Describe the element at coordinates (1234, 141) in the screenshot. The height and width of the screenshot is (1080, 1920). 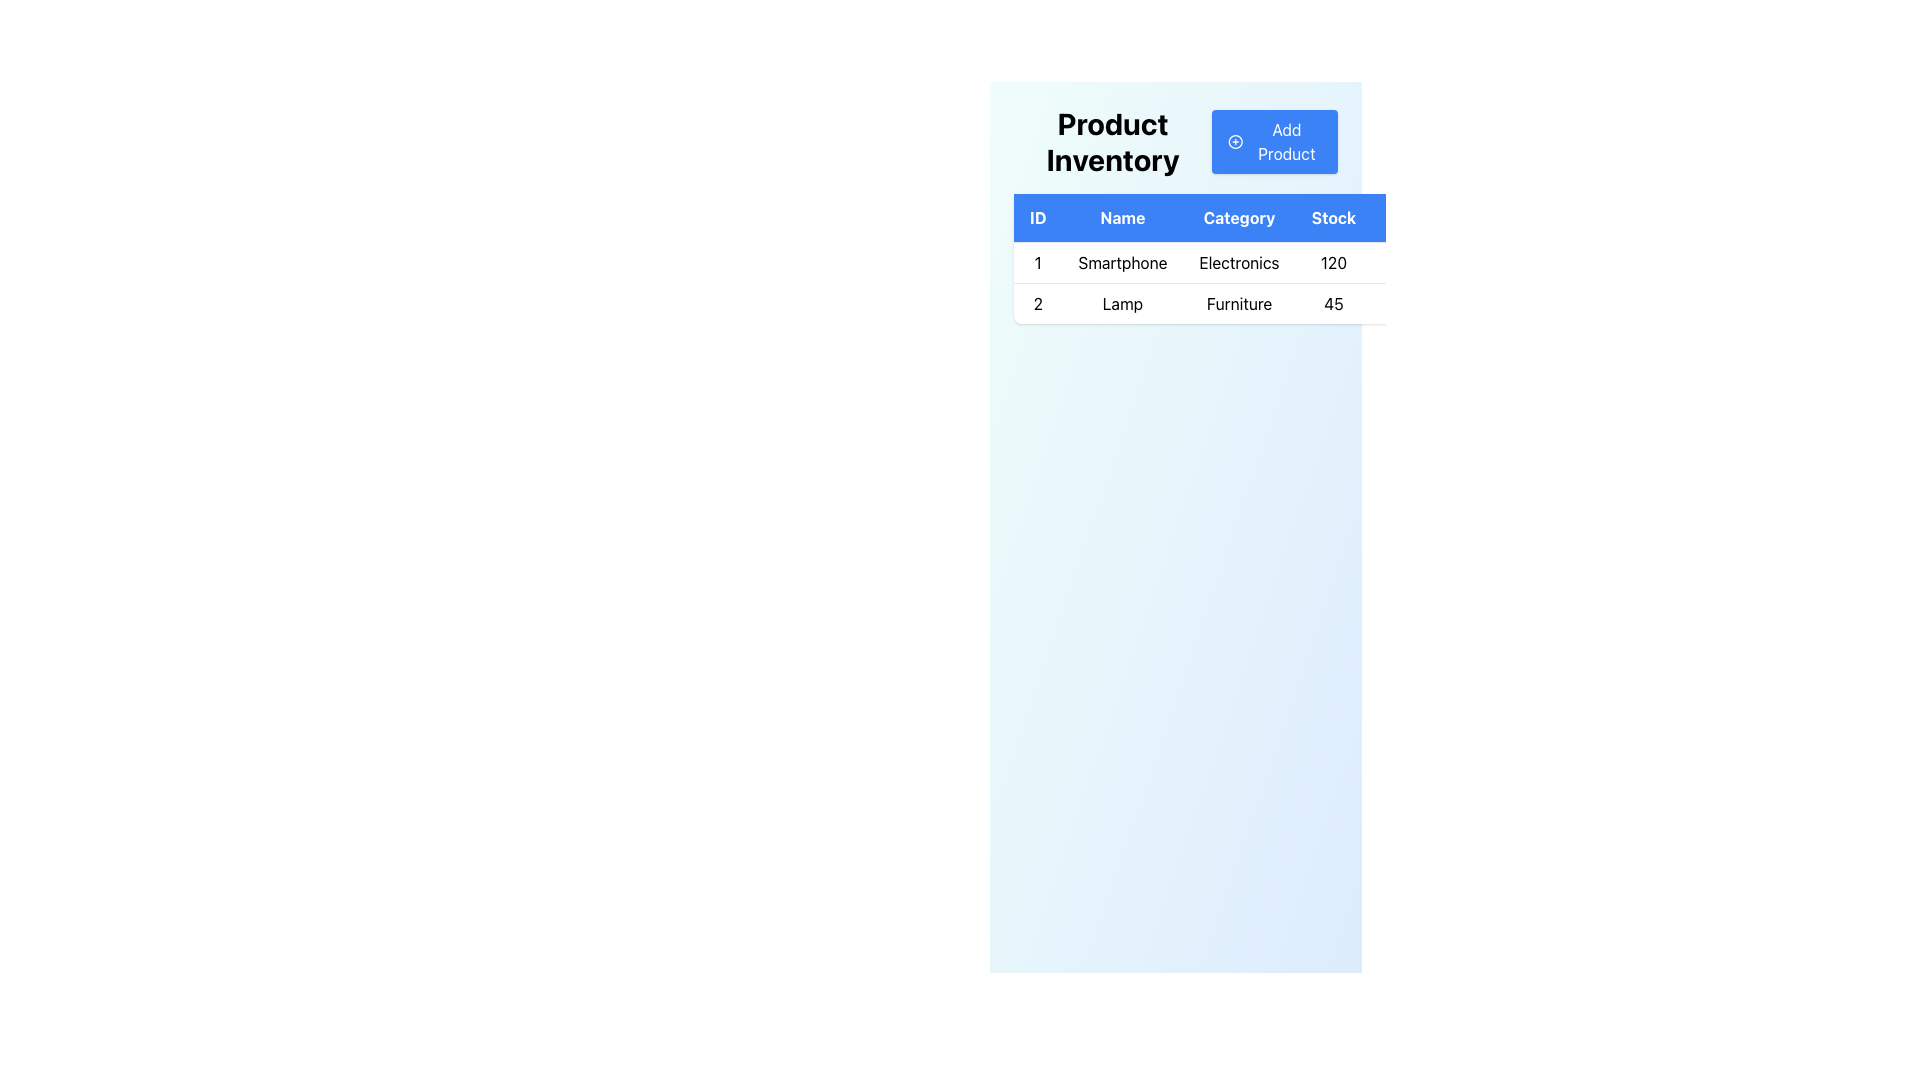
I see `the circular icon located to the left of the 'Add Product' button in the top-right corner of the interface` at that location.